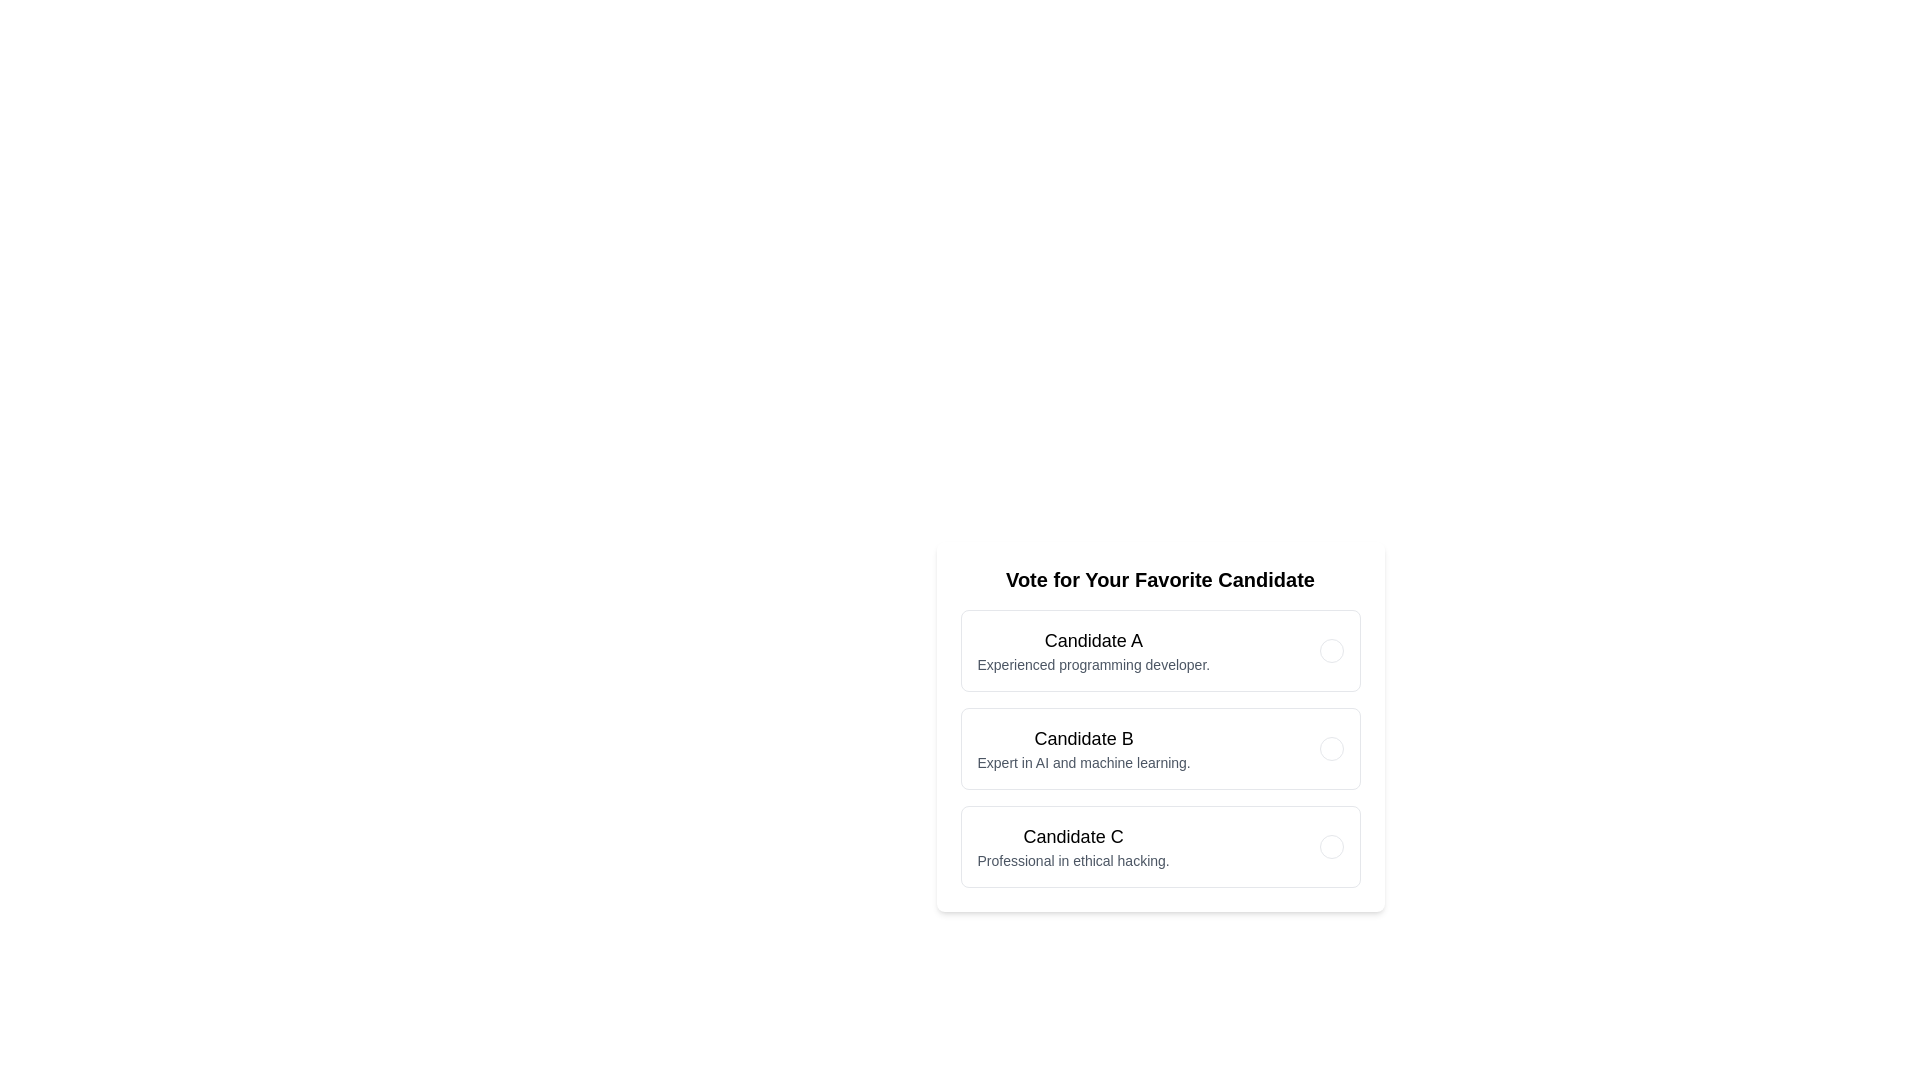 The width and height of the screenshot is (1920, 1080). Describe the element at coordinates (1160, 847) in the screenshot. I see `the Candidate C voting area to toggle the vote` at that location.